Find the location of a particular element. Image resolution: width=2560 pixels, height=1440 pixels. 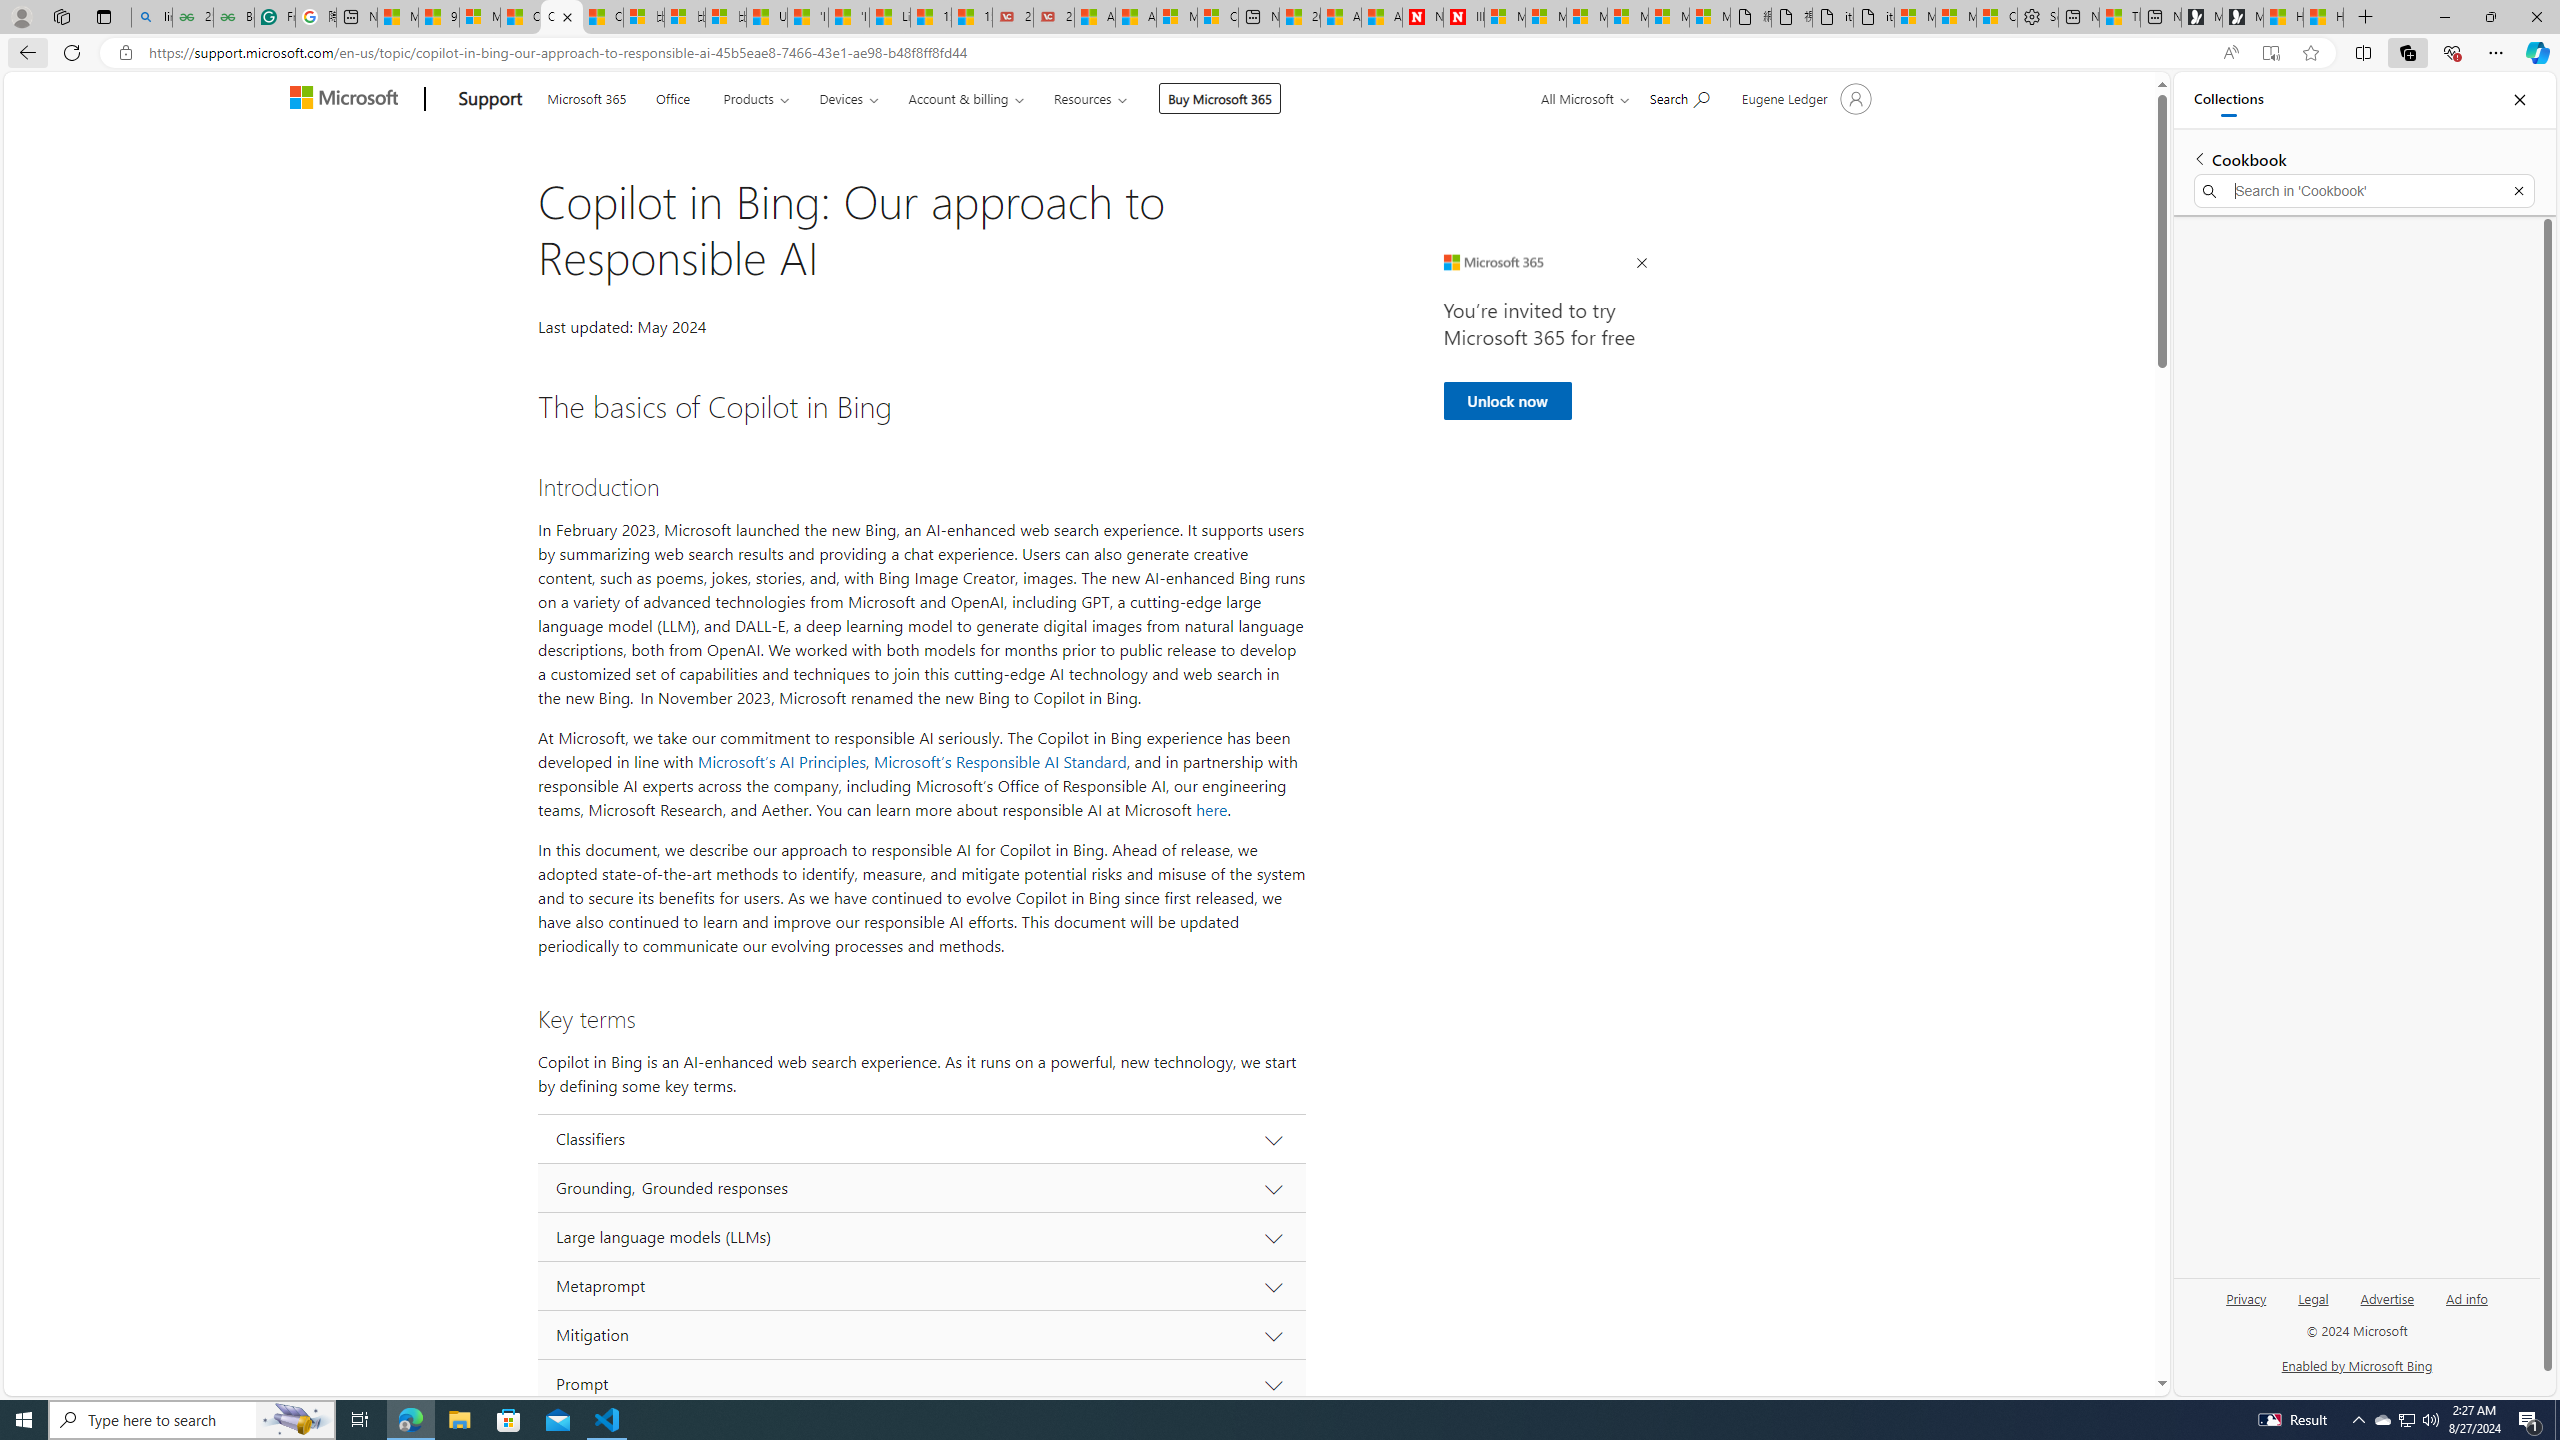

'Search for help' is located at coordinates (1679, 96).